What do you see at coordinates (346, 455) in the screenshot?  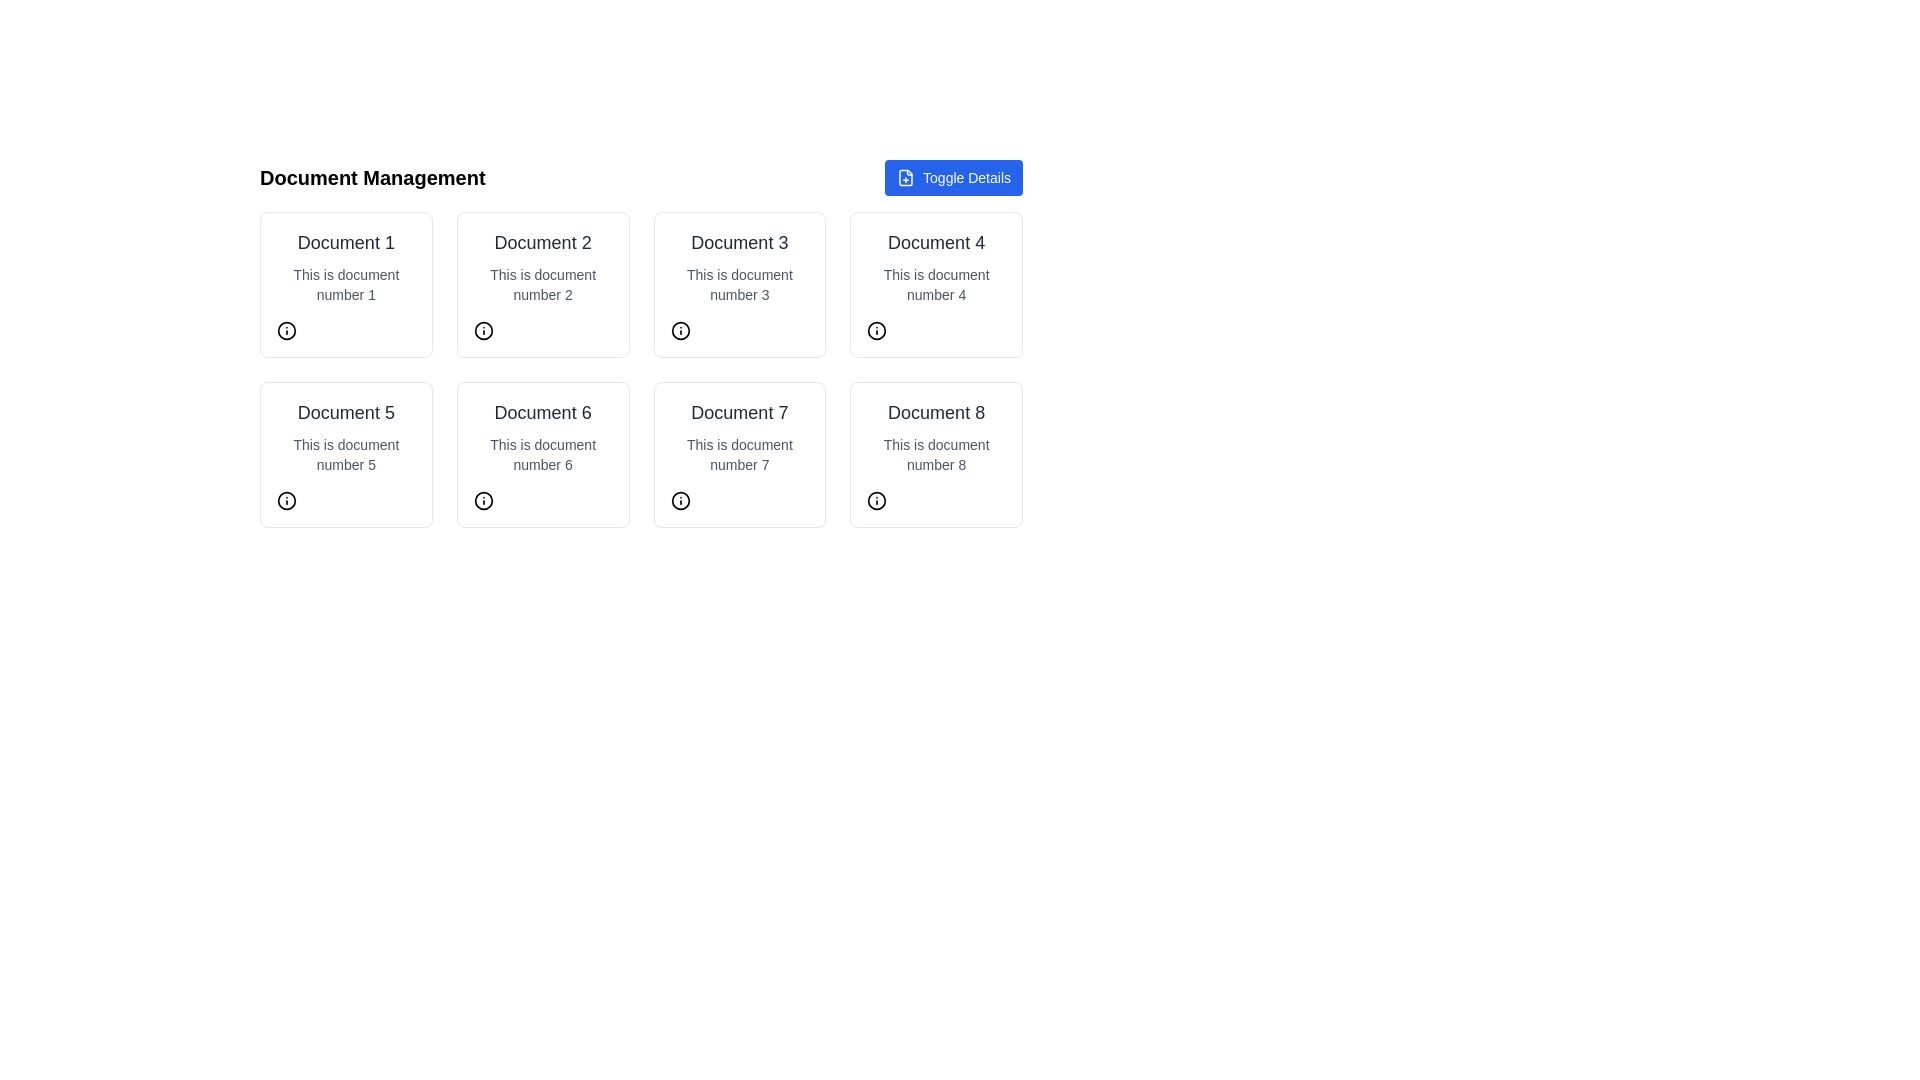 I see `the informational panel titled 'Document 5' that contains the description 'This is document number 5' and an icon in the bottom-left corner` at bounding box center [346, 455].